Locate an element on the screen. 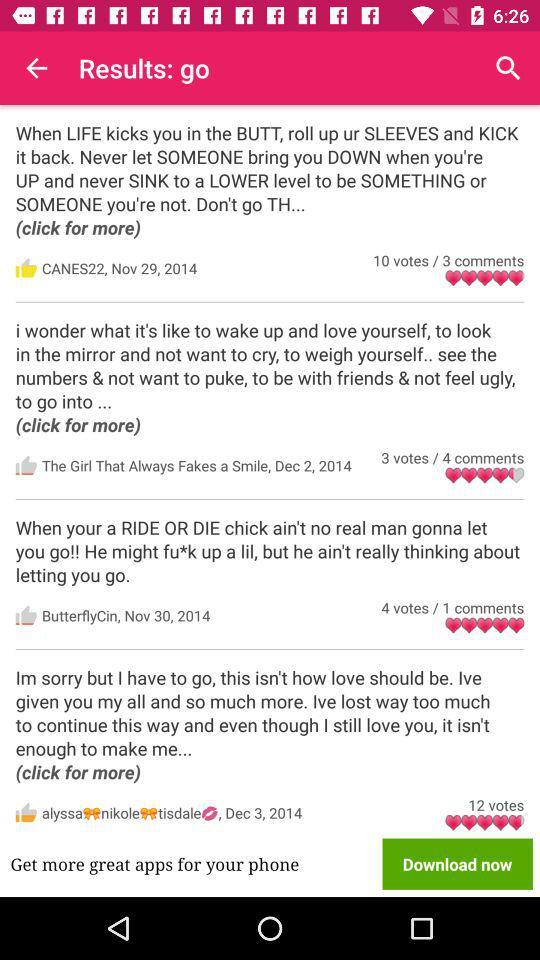 The width and height of the screenshot is (540, 960). icon next to the results: go icon is located at coordinates (36, 68).